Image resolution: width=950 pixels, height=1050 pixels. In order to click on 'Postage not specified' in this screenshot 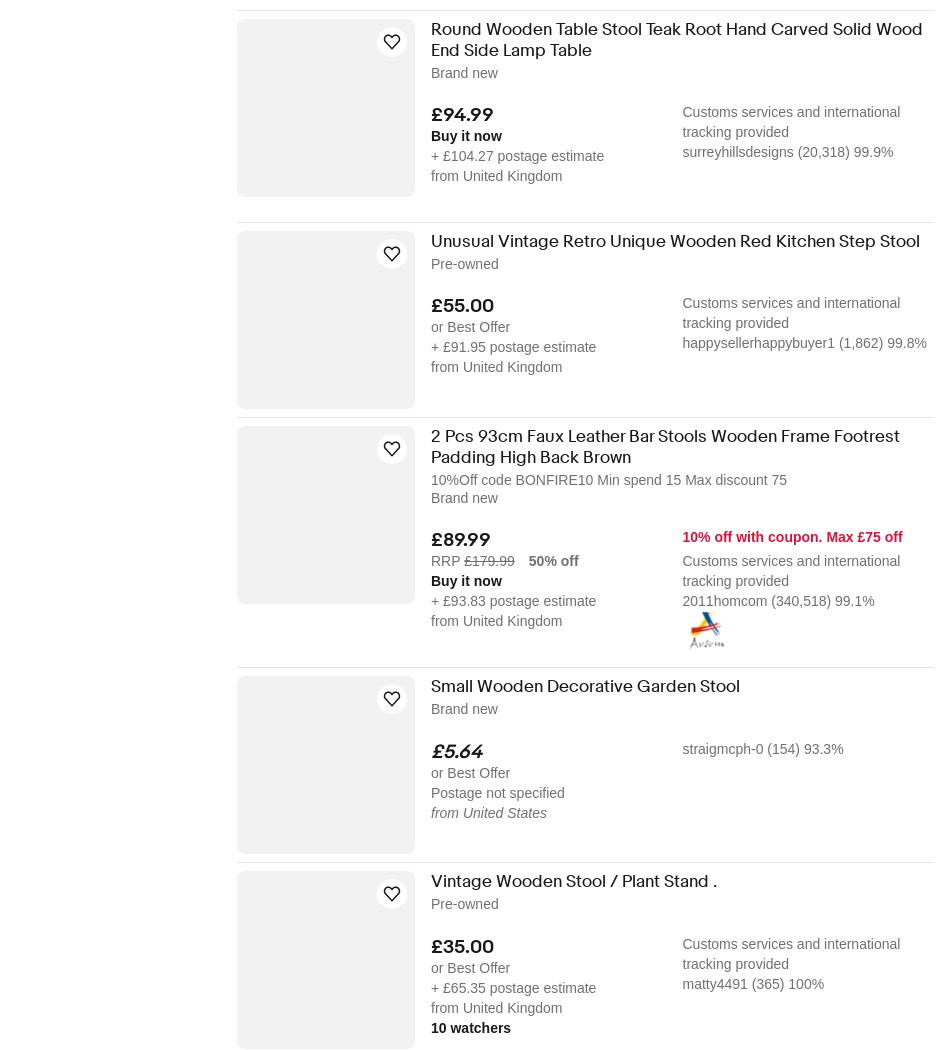, I will do `click(430, 791)`.